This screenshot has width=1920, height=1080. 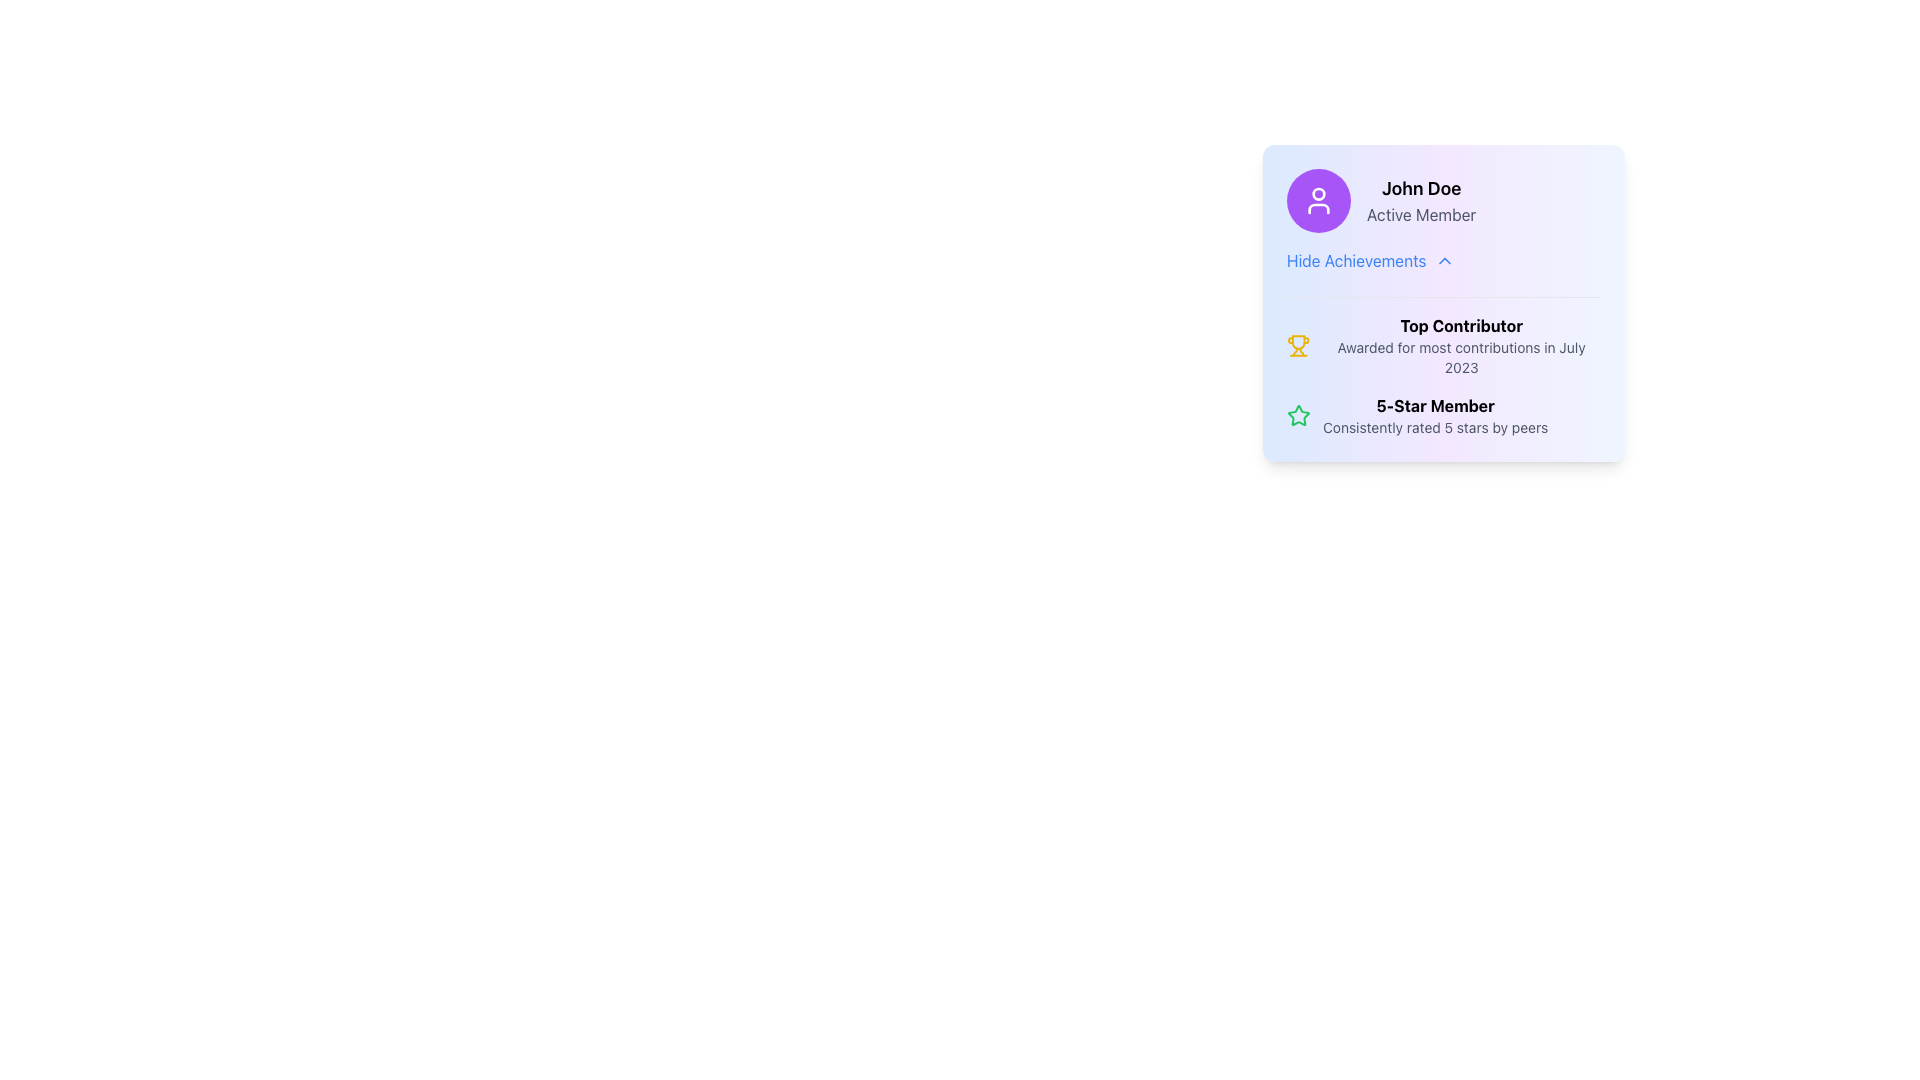 What do you see at coordinates (1444, 415) in the screenshot?
I see `the 5-star member informational badge located in the achievement panel, positioned below the 'Top Contributor' section` at bounding box center [1444, 415].